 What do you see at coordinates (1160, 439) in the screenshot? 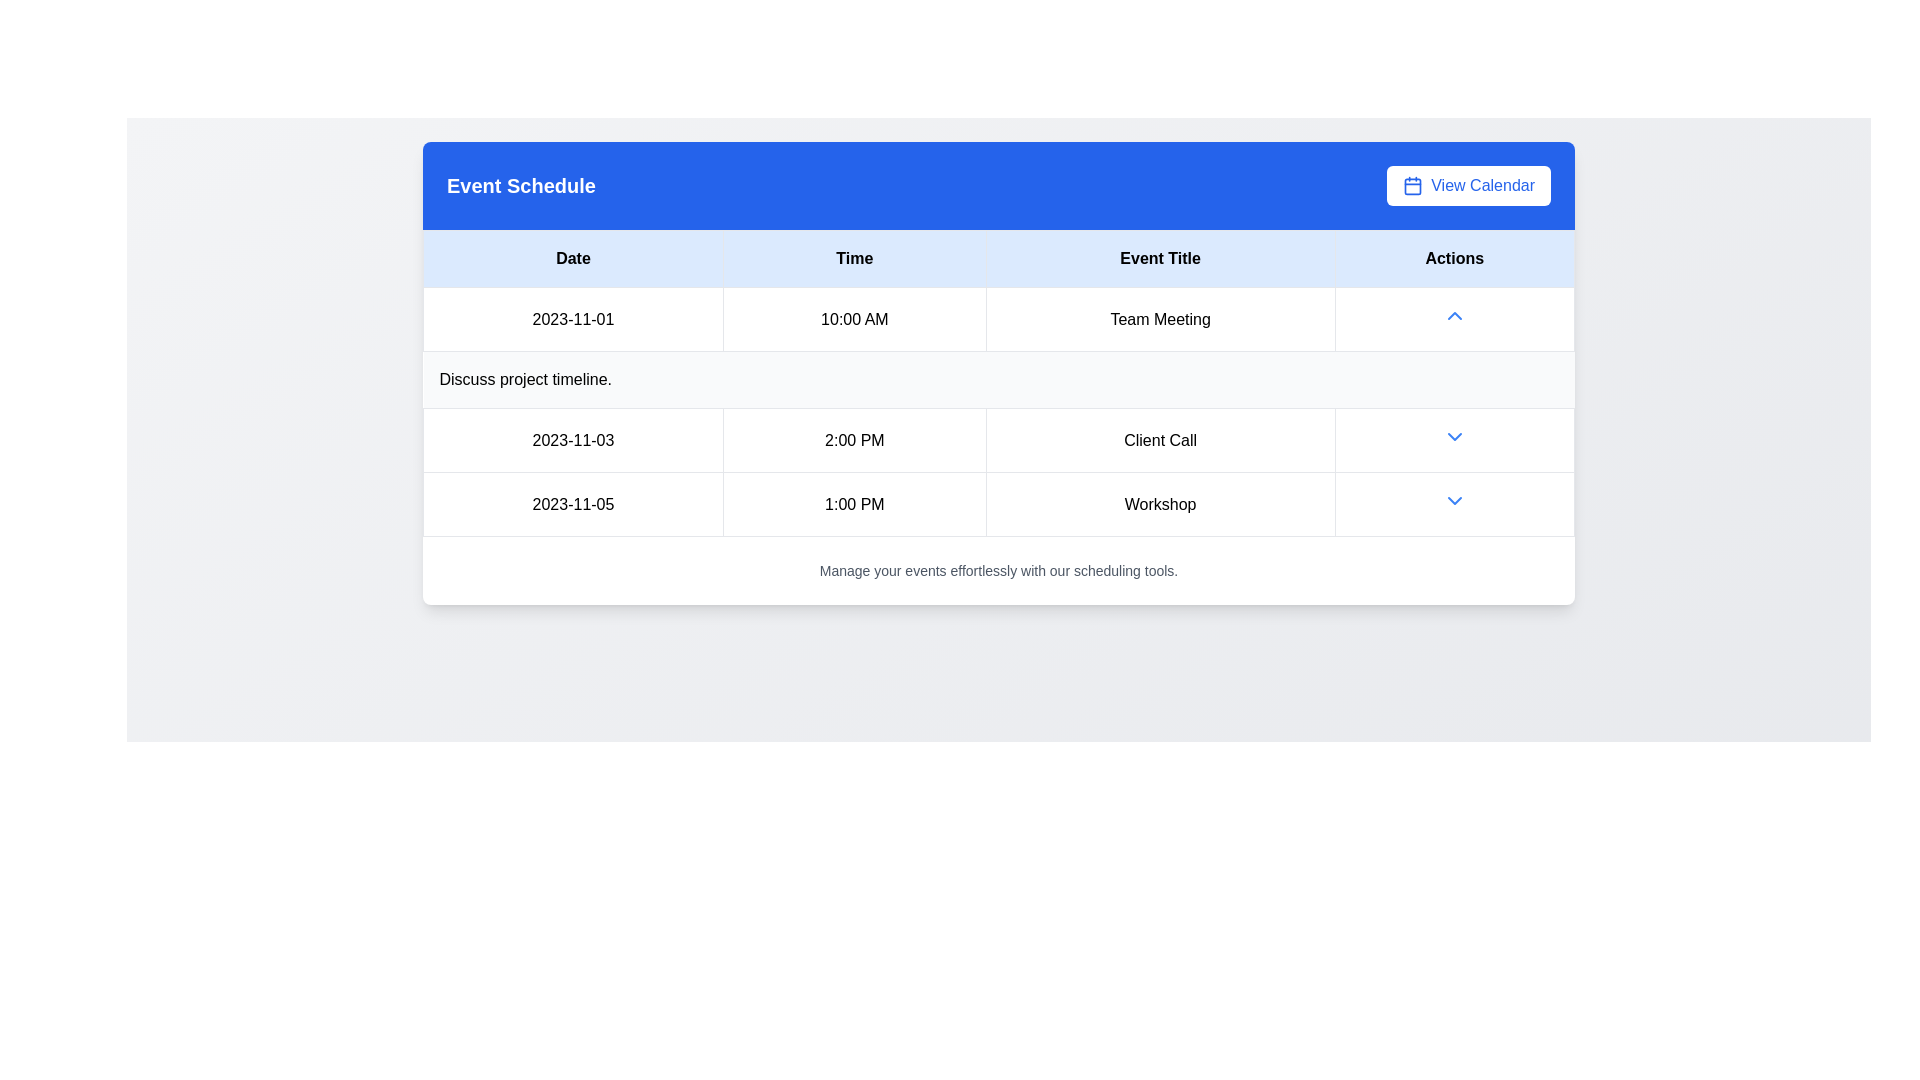
I see `the 'Client Call' text label located under the 'Event Title' column corresponding to the time entry '2:00 PM' and the date '2023-11-03'` at bounding box center [1160, 439].